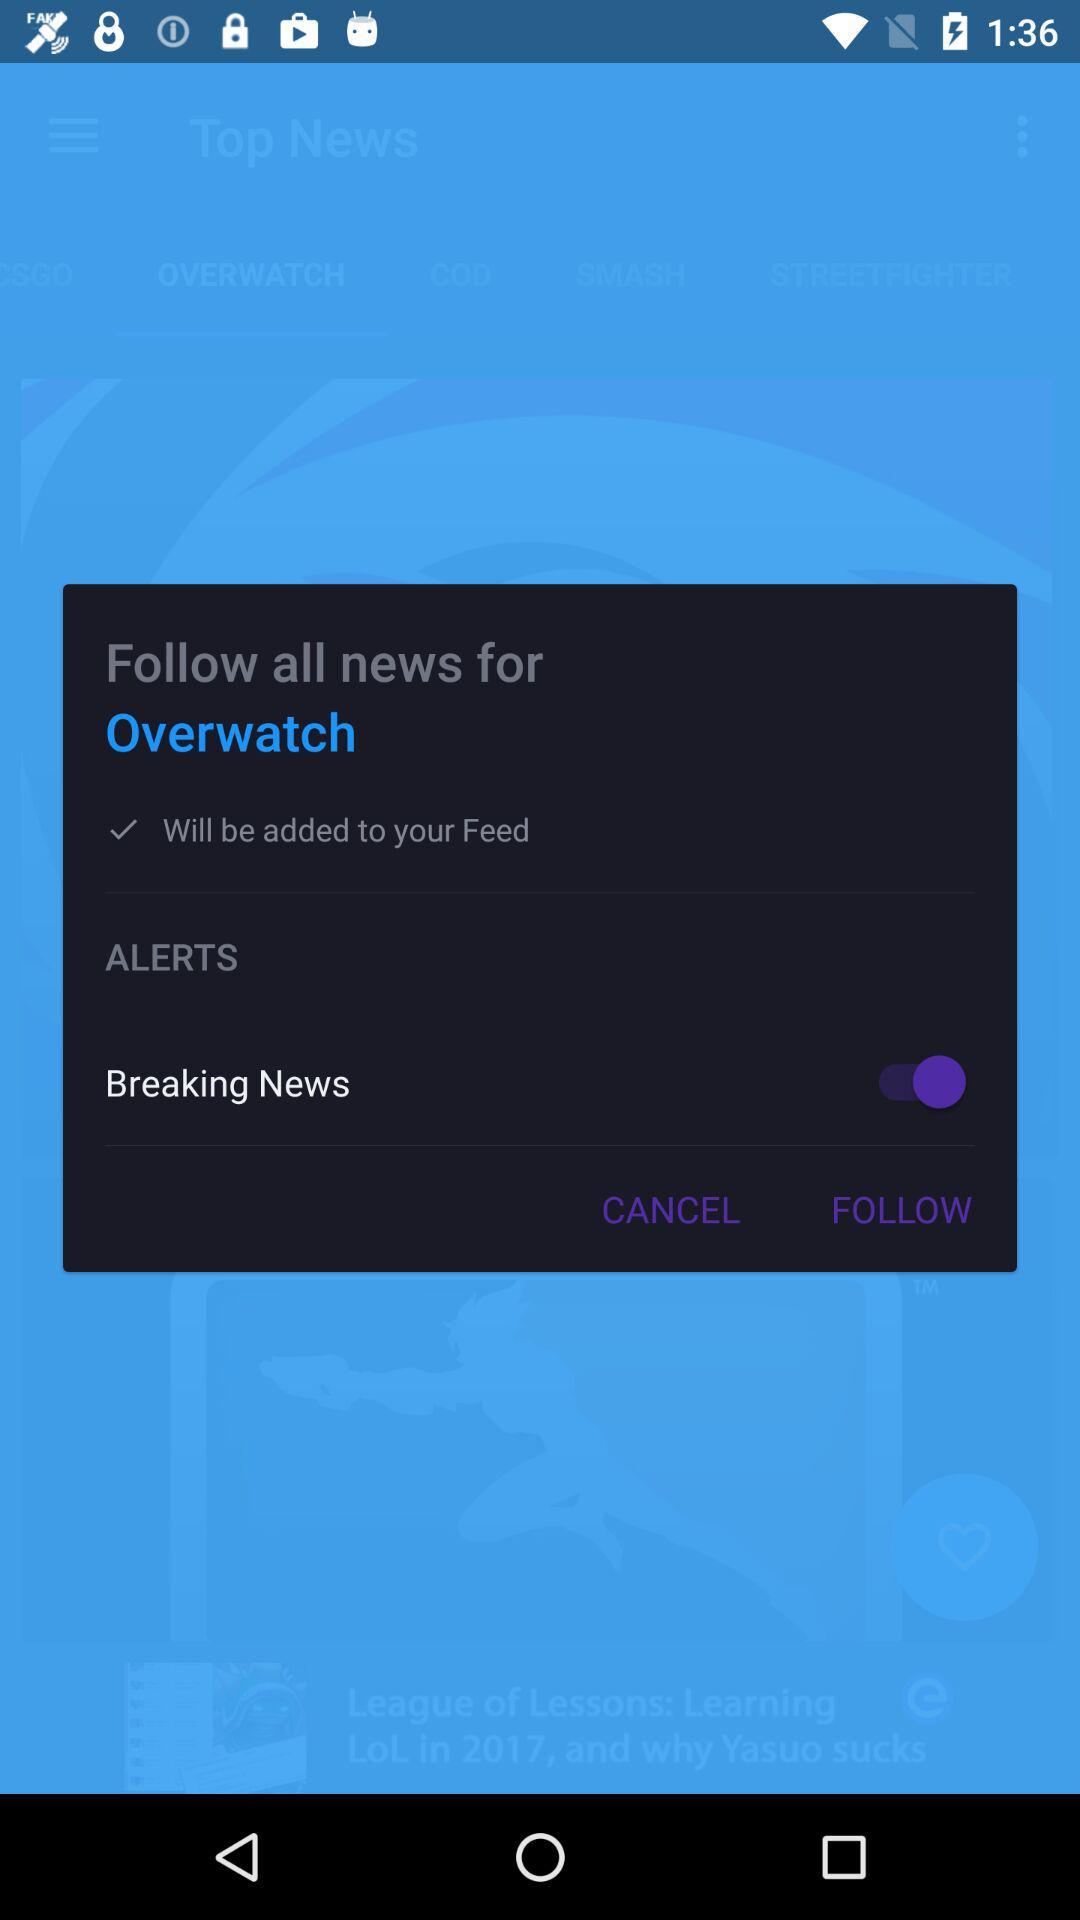 This screenshot has width=1080, height=1920. What do you see at coordinates (670, 1208) in the screenshot?
I see `the item next to follow item` at bounding box center [670, 1208].